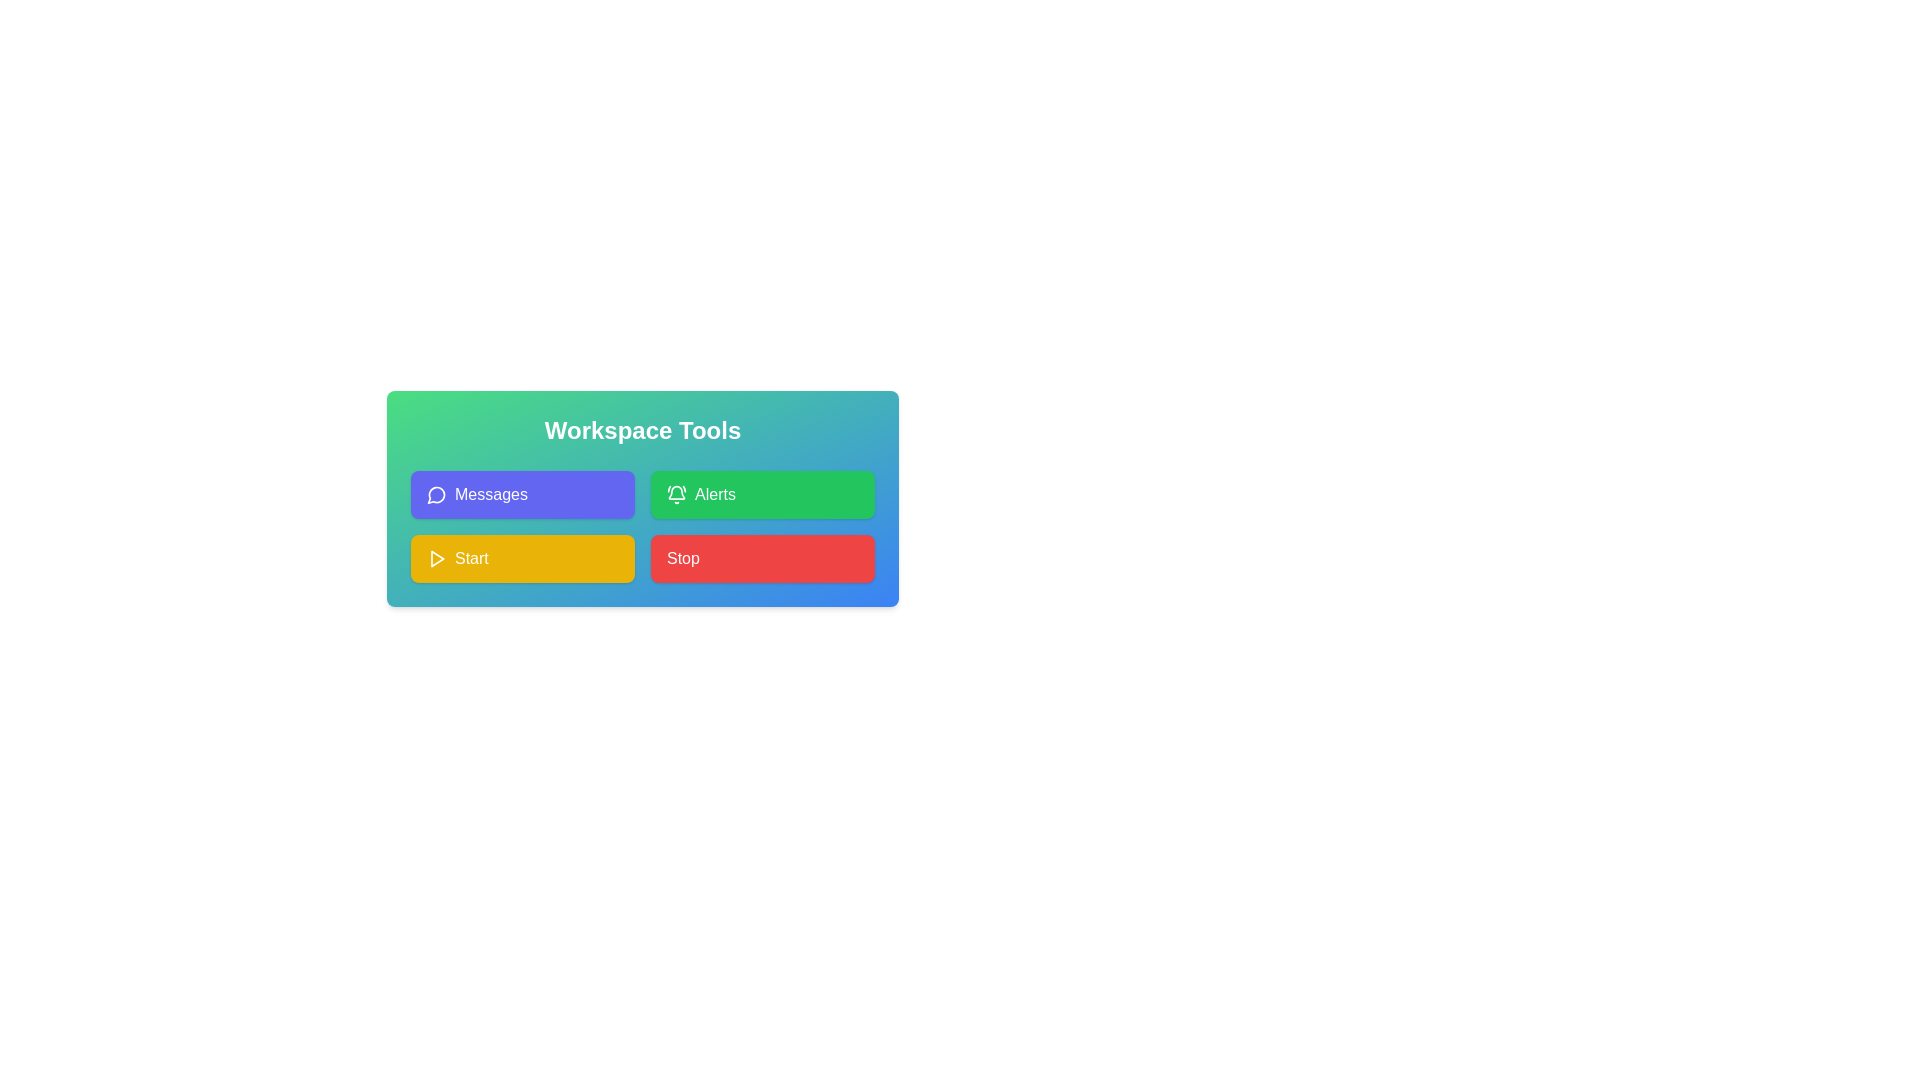 The height and width of the screenshot is (1080, 1920). Describe the element at coordinates (523, 559) in the screenshot. I see `the 'Start' button located in the bottom-left area of the grid structure, immediately to the left of the 'Stop' button` at that location.